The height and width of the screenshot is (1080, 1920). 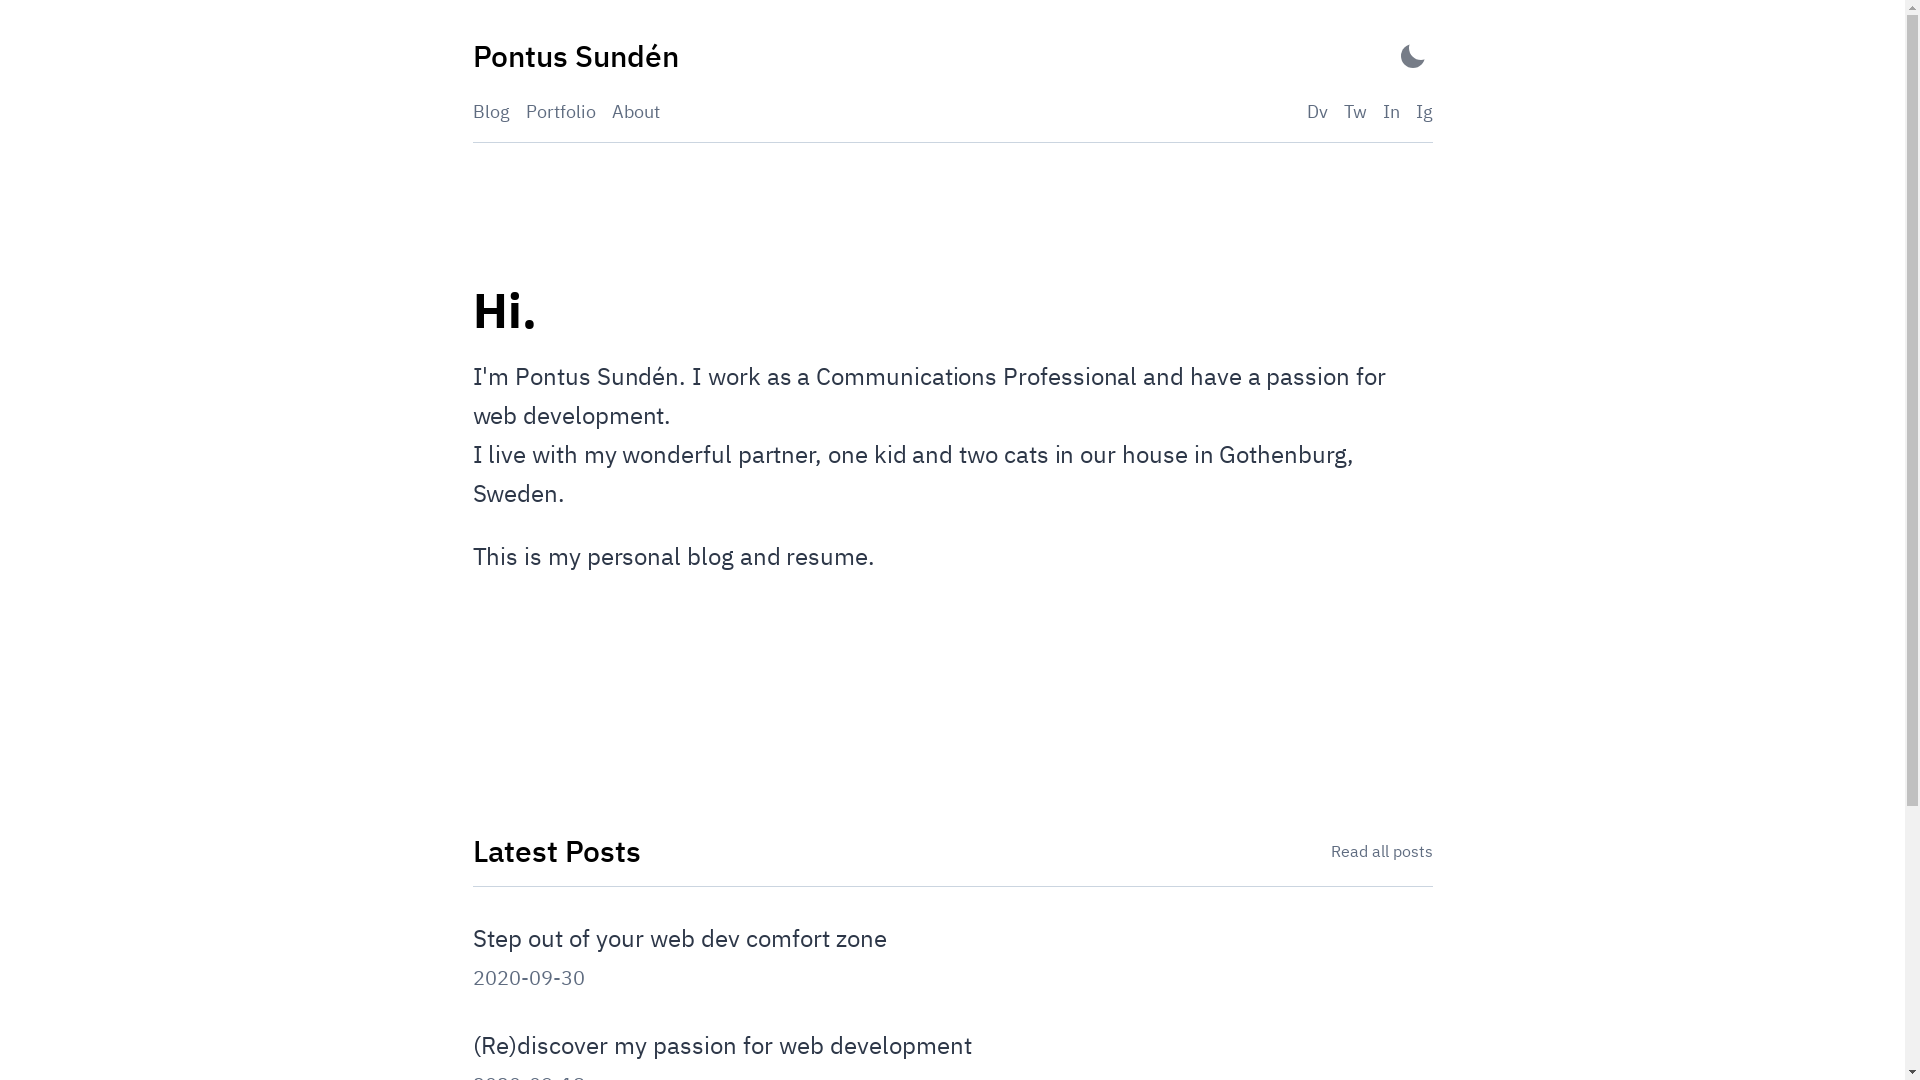 What do you see at coordinates (1389, 111) in the screenshot?
I see `'In'` at bounding box center [1389, 111].